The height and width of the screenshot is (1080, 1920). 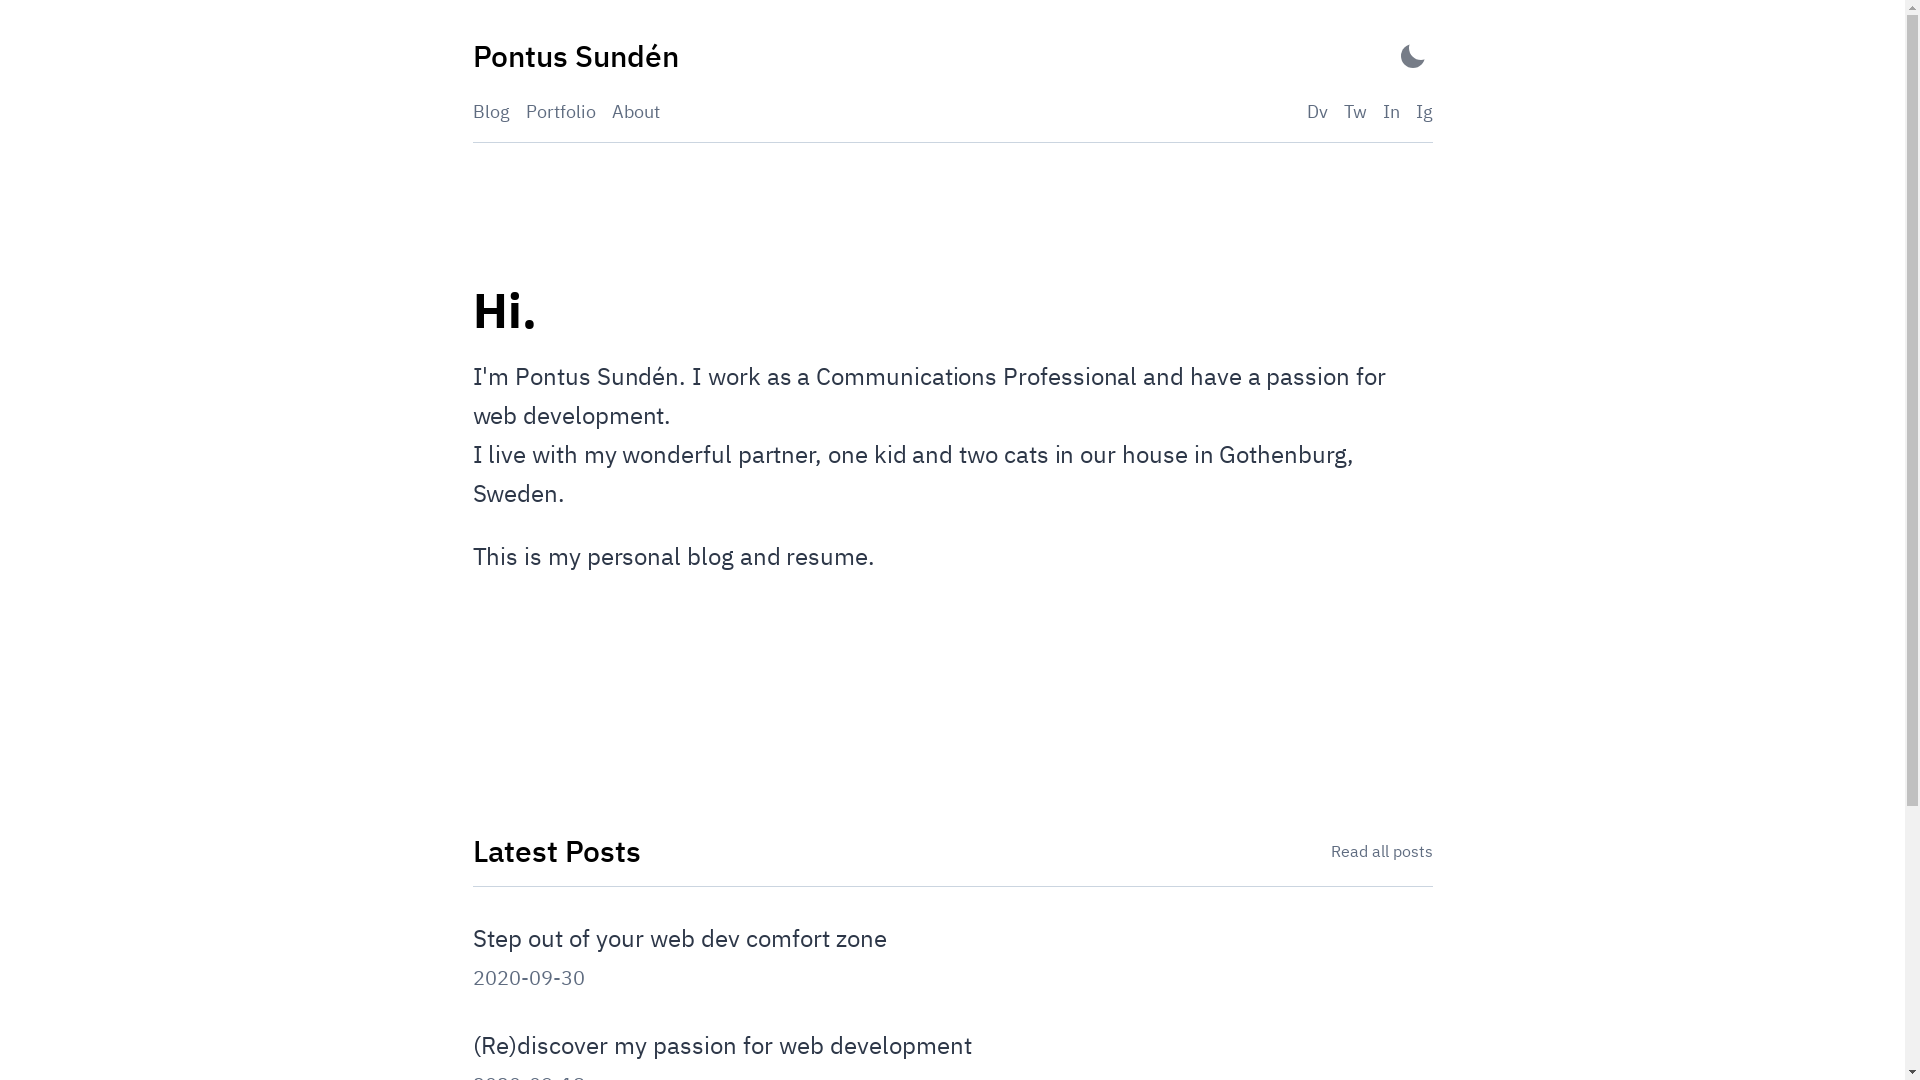 What do you see at coordinates (1389, 111) in the screenshot?
I see `'In'` at bounding box center [1389, 111].